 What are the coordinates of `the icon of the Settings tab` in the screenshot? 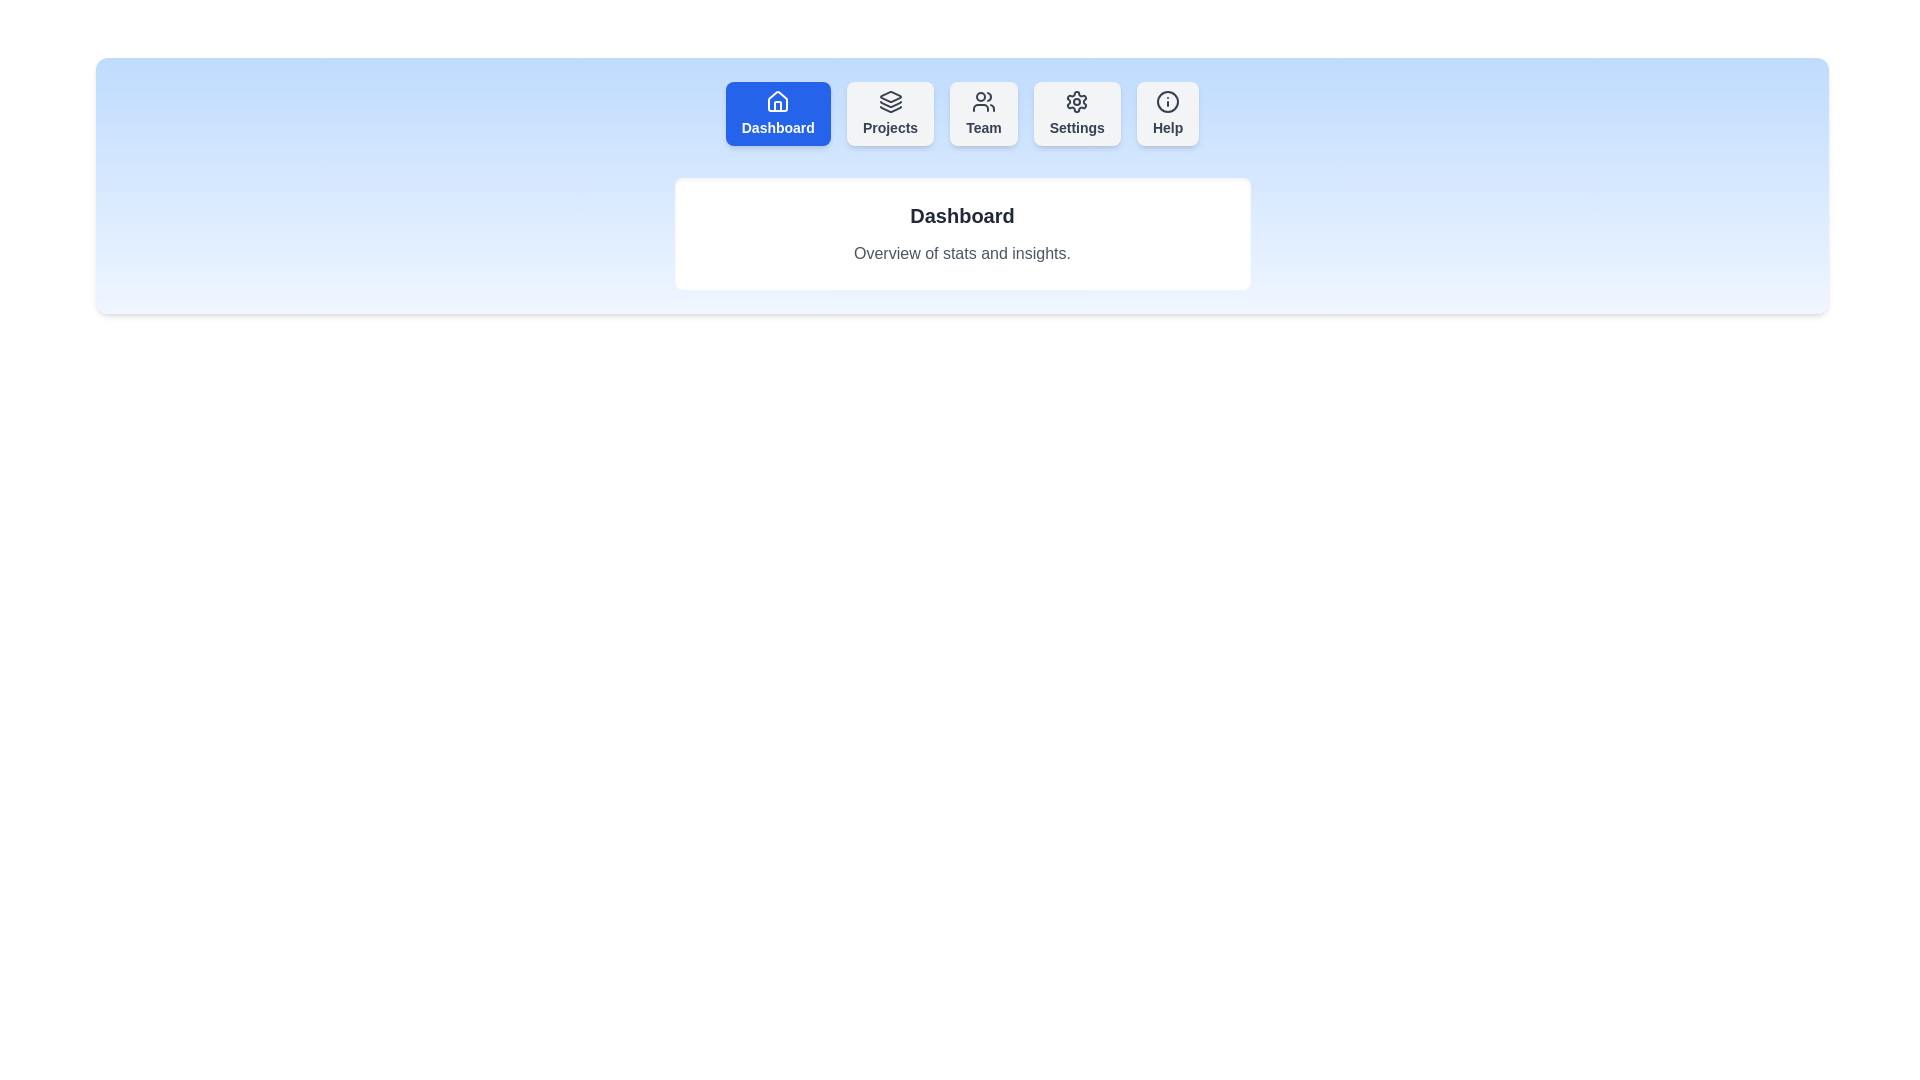 It's located at (1076, 101).